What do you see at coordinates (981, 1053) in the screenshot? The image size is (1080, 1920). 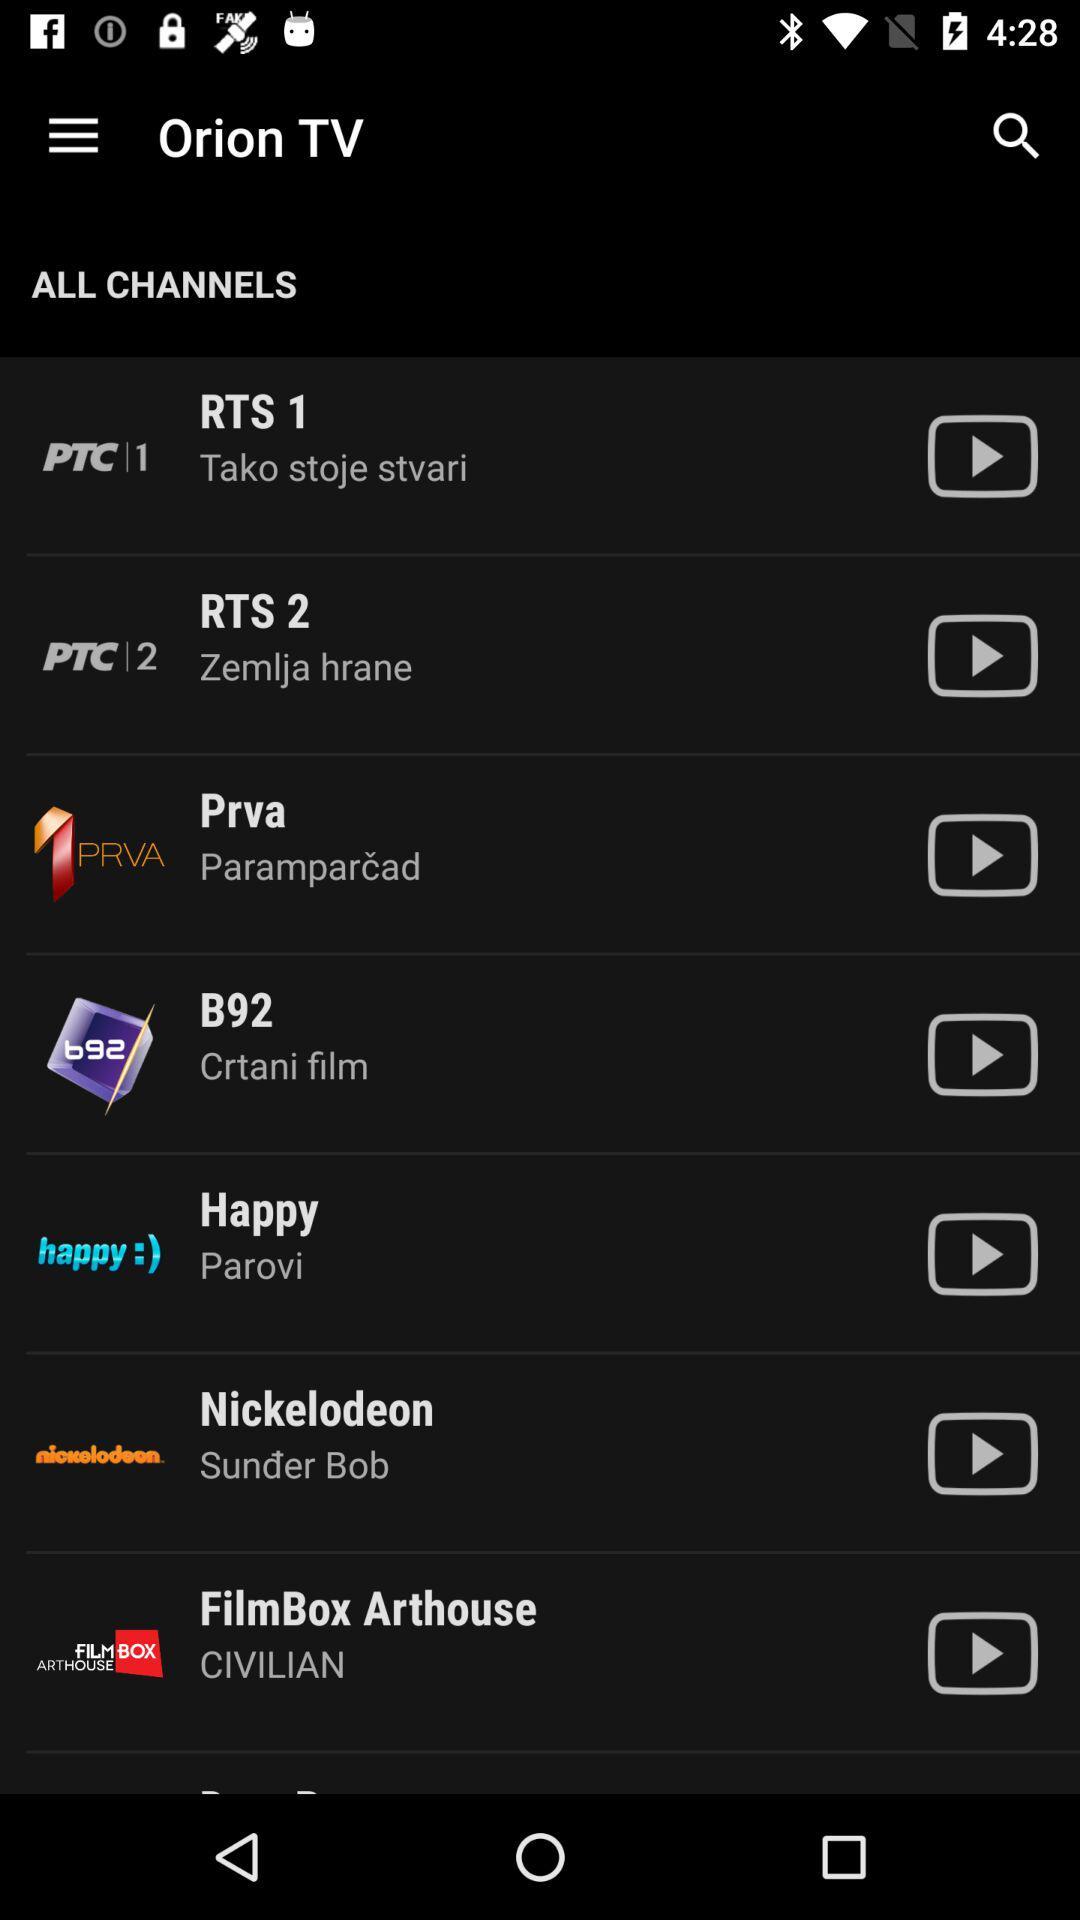 I see `playback start` at bounding box center [981, 1053].